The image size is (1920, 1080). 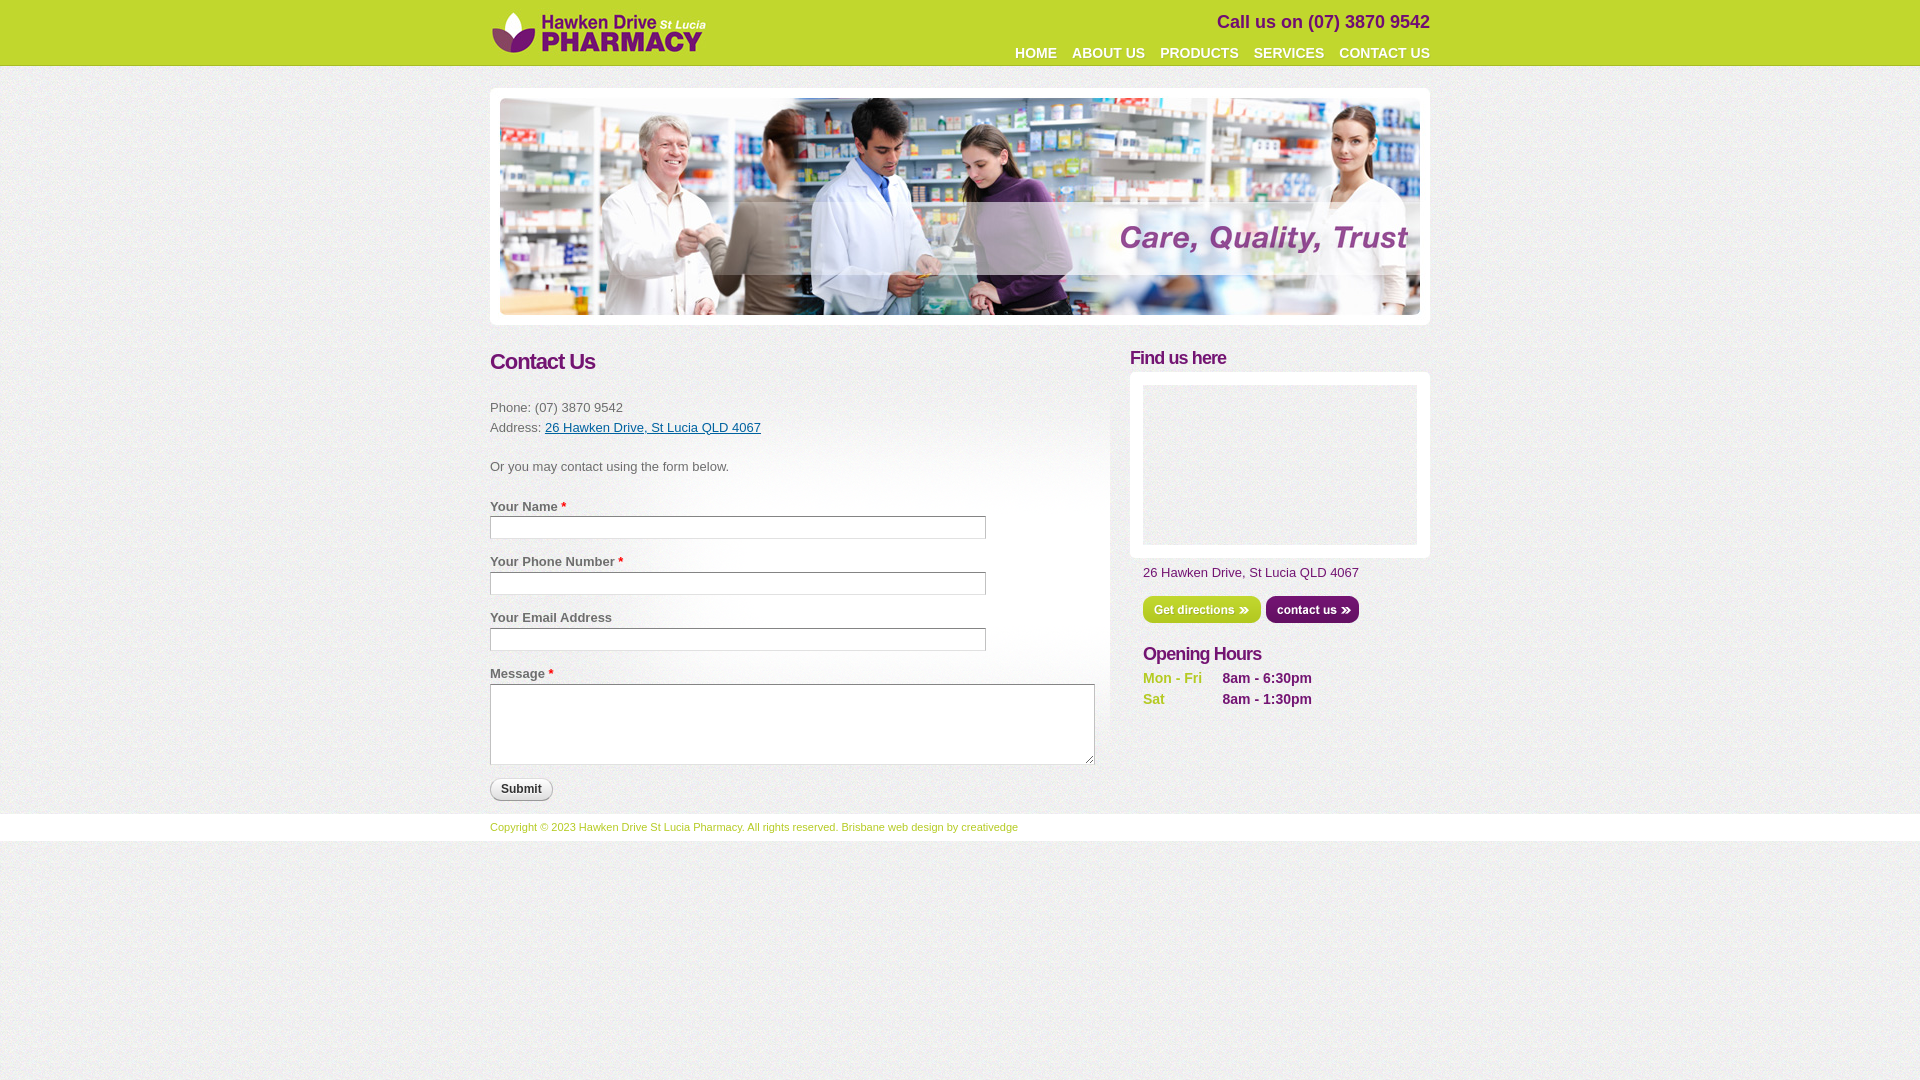 What do you see at coordinates (1383, 52) in the screenshot?
I see `'CONTACT US'` at bounding box center [1383, 52].